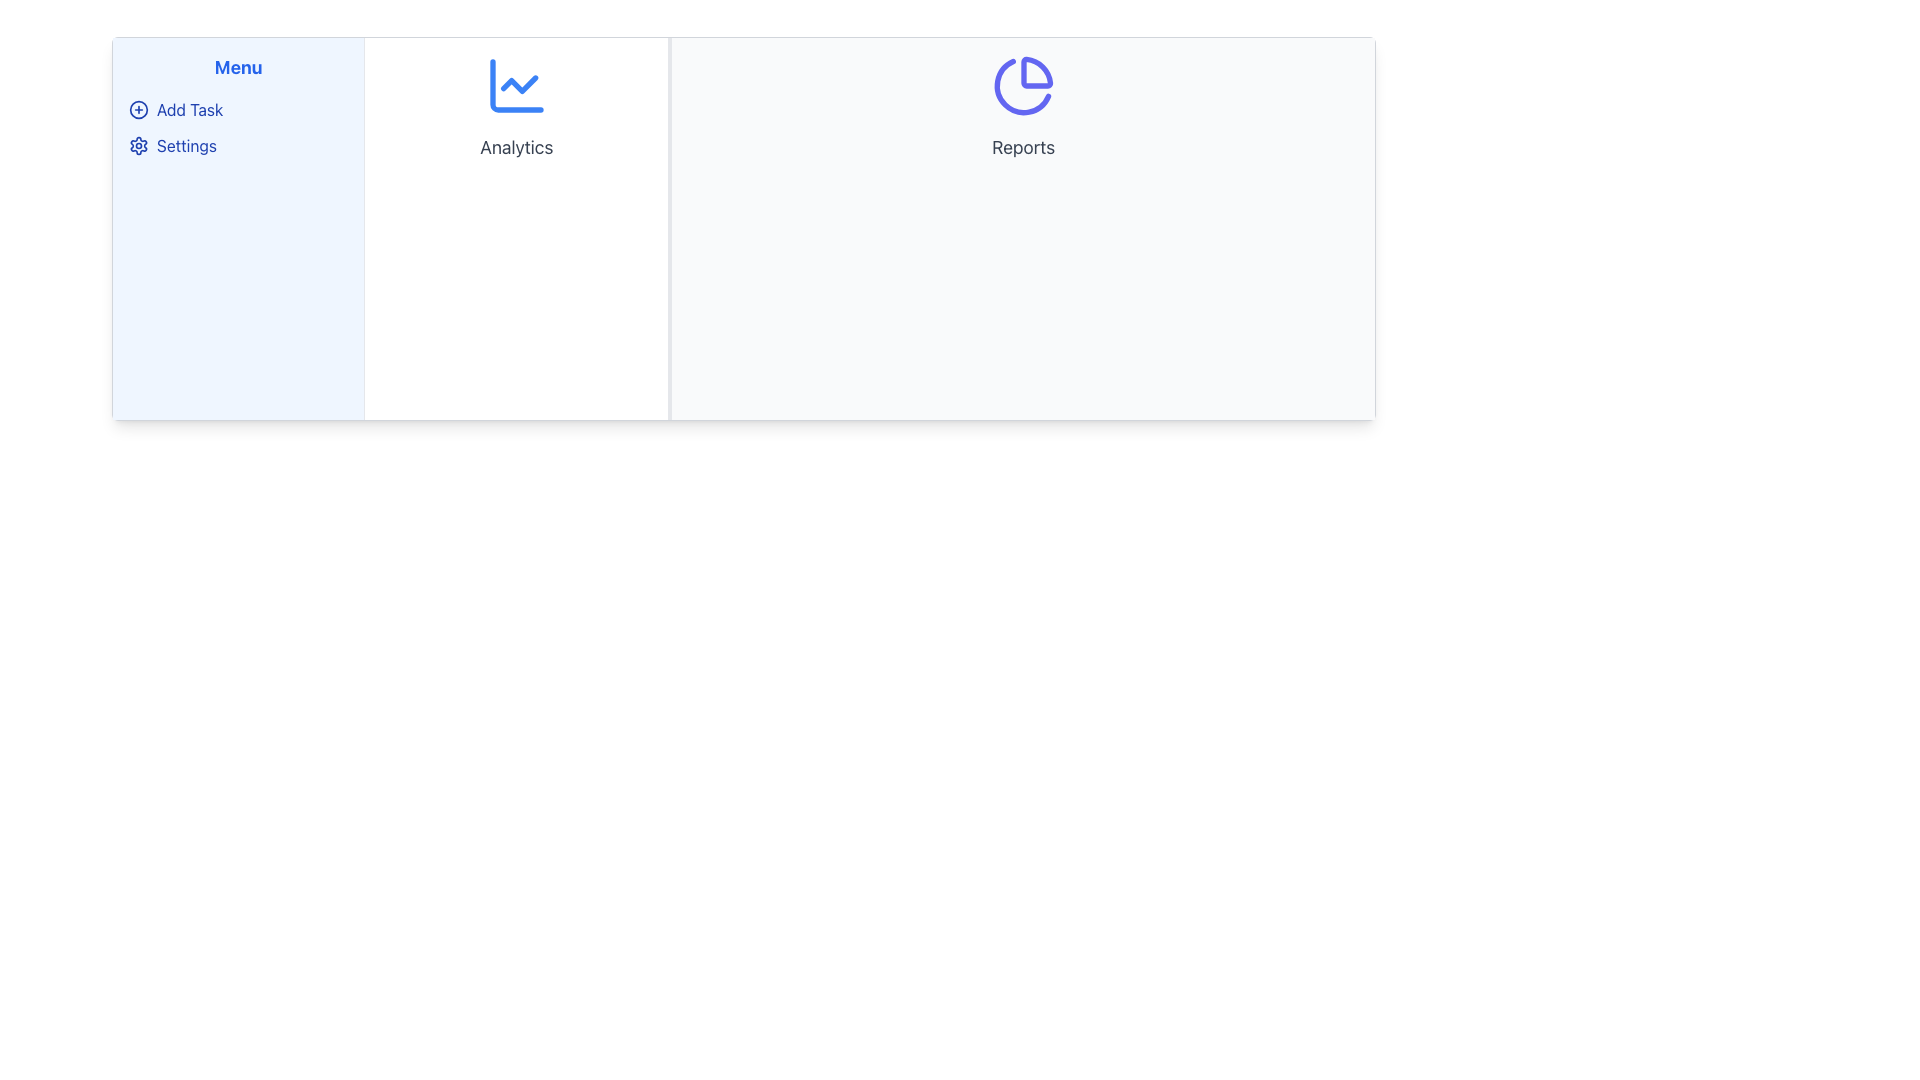  Describe the element at coordinates (138, 145) in the screenshot. I see `the gear-shaped icon representing settings, located` at that location.